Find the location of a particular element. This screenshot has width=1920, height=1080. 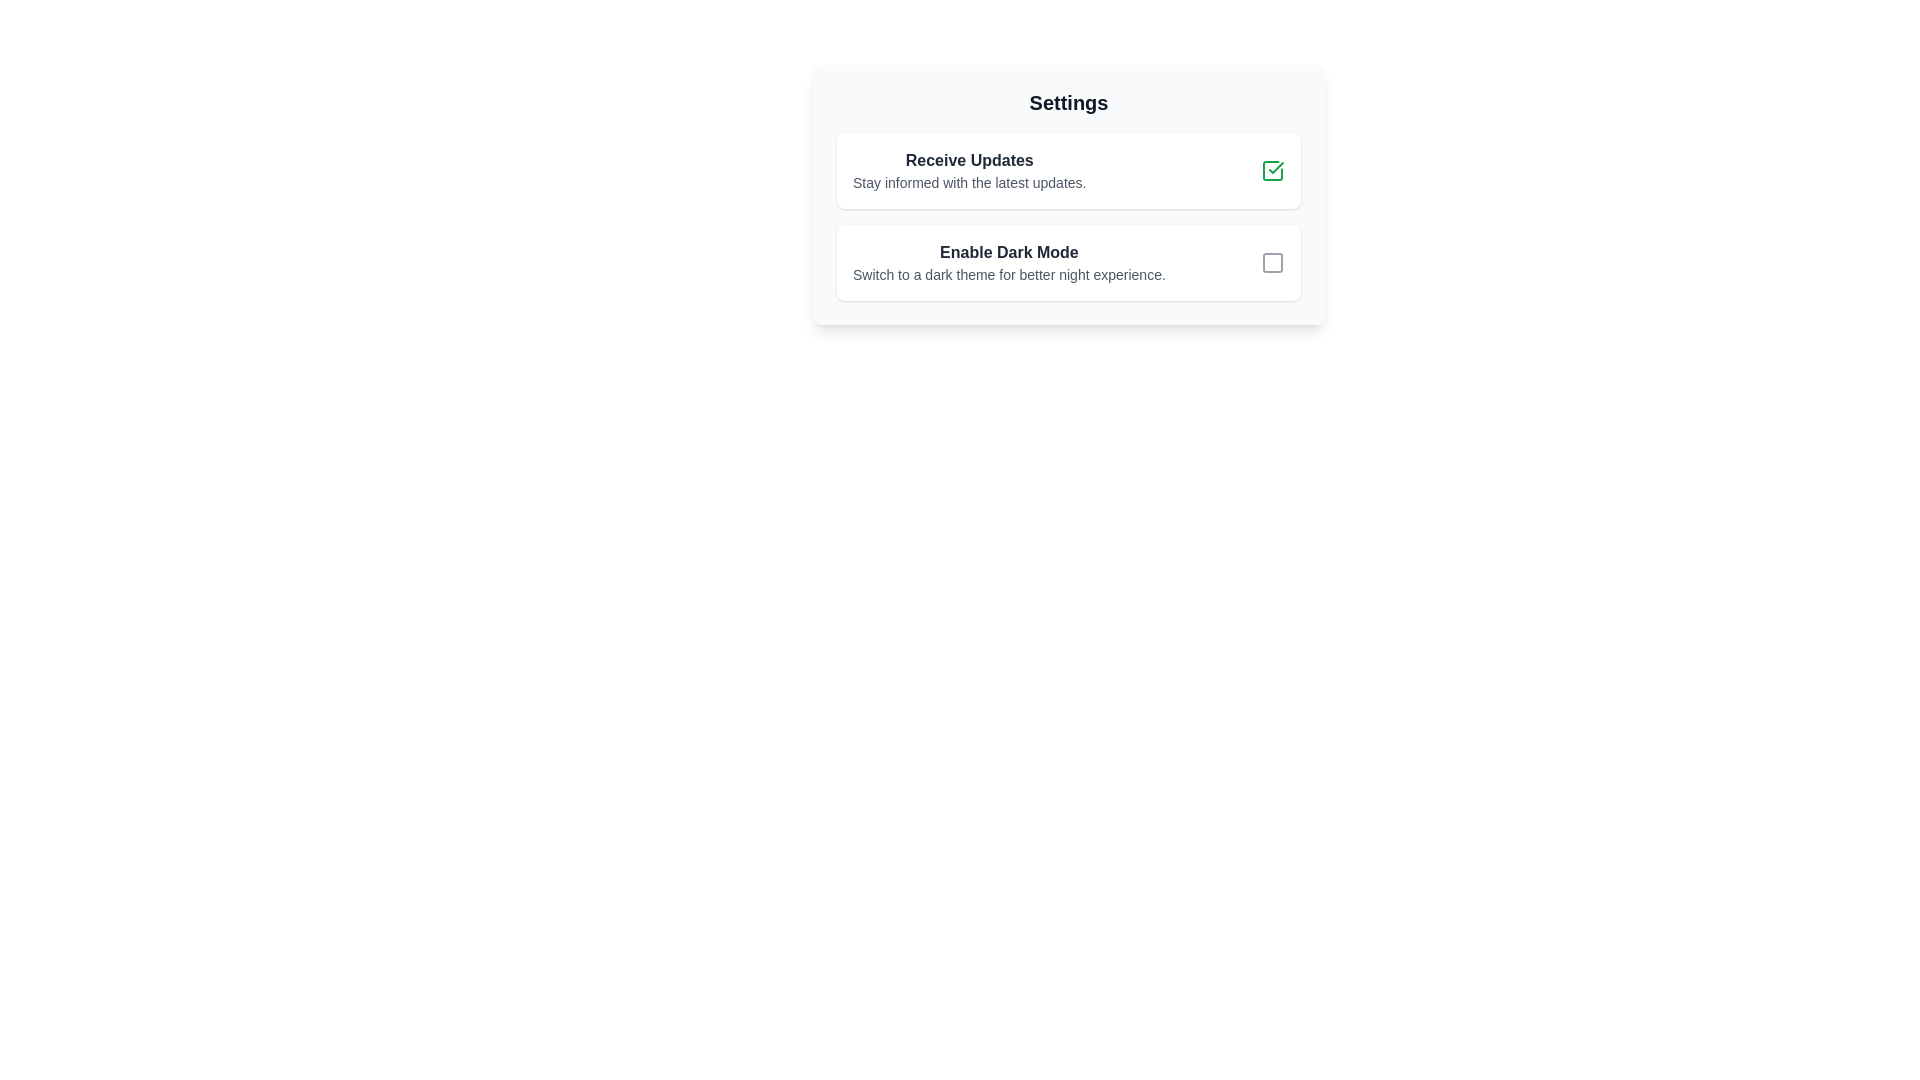

the 'Receive Updates' text block, which has a bold title and a lighter subheading, located in the upper section of a card-like UI component is located at coordinates (969, 169).